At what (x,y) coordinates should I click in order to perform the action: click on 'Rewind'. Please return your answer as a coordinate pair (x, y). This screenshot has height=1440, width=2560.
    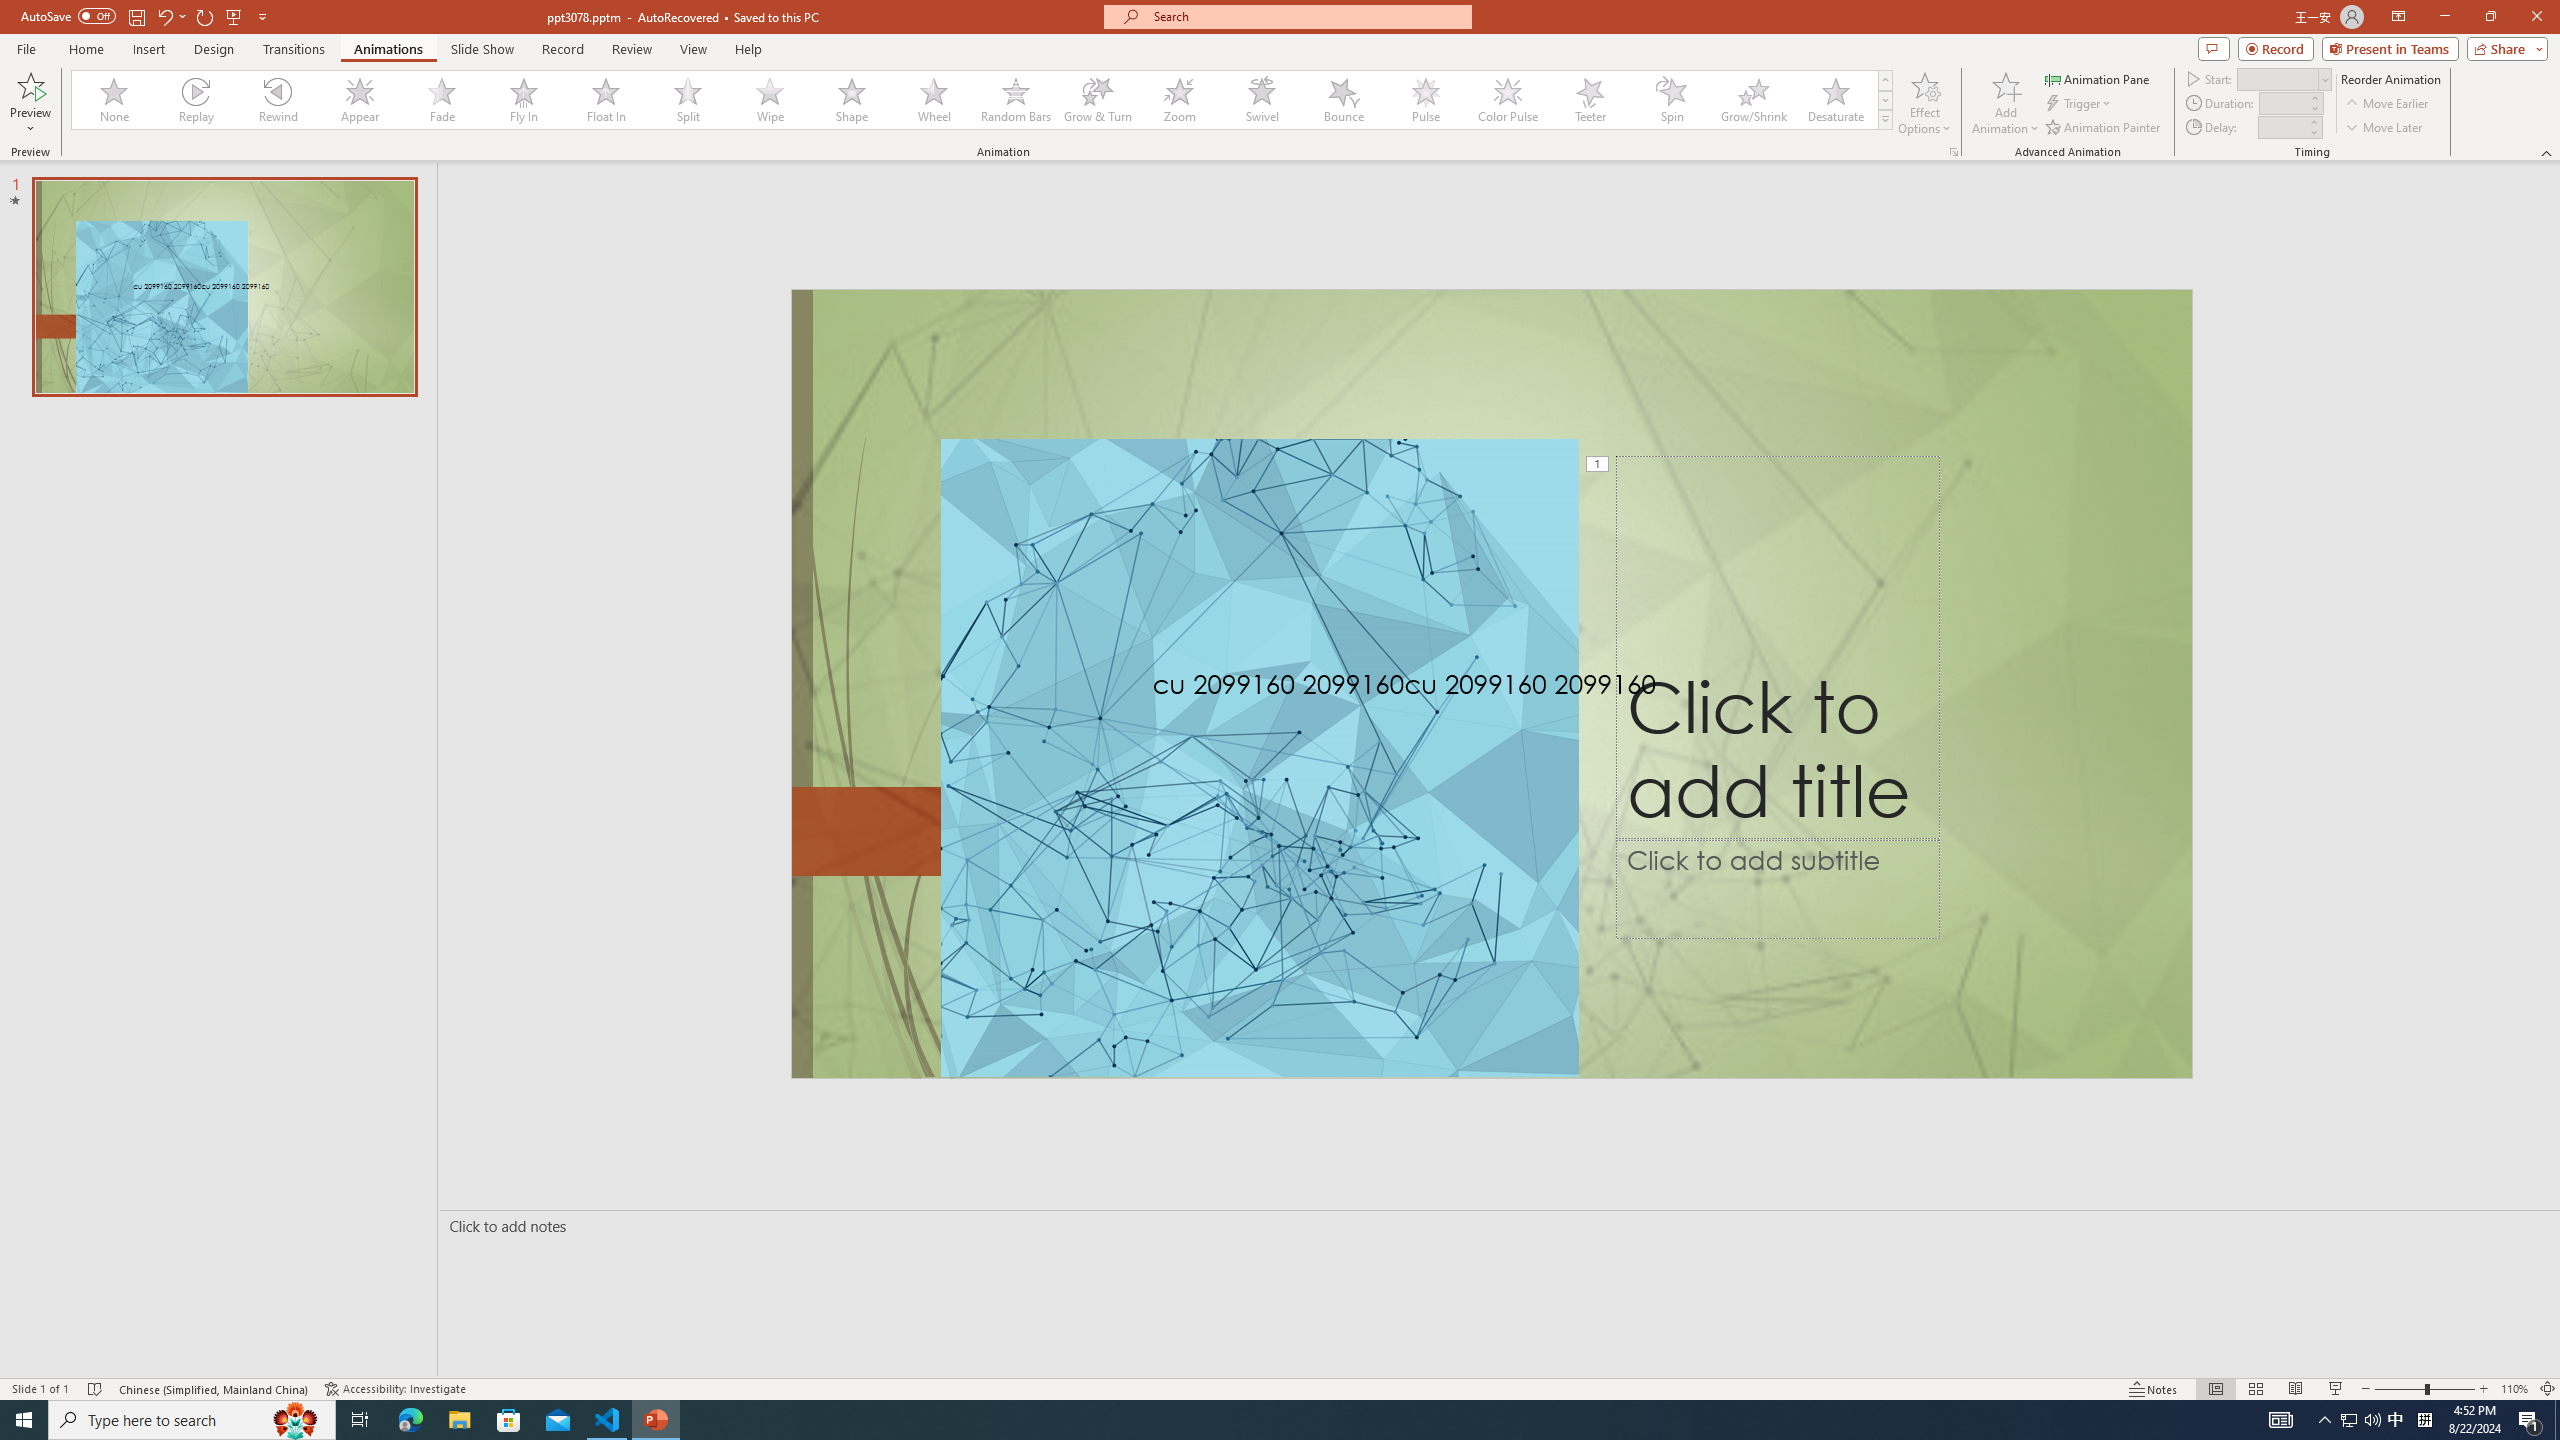
    Looking at the image, I should click on (278, 99).